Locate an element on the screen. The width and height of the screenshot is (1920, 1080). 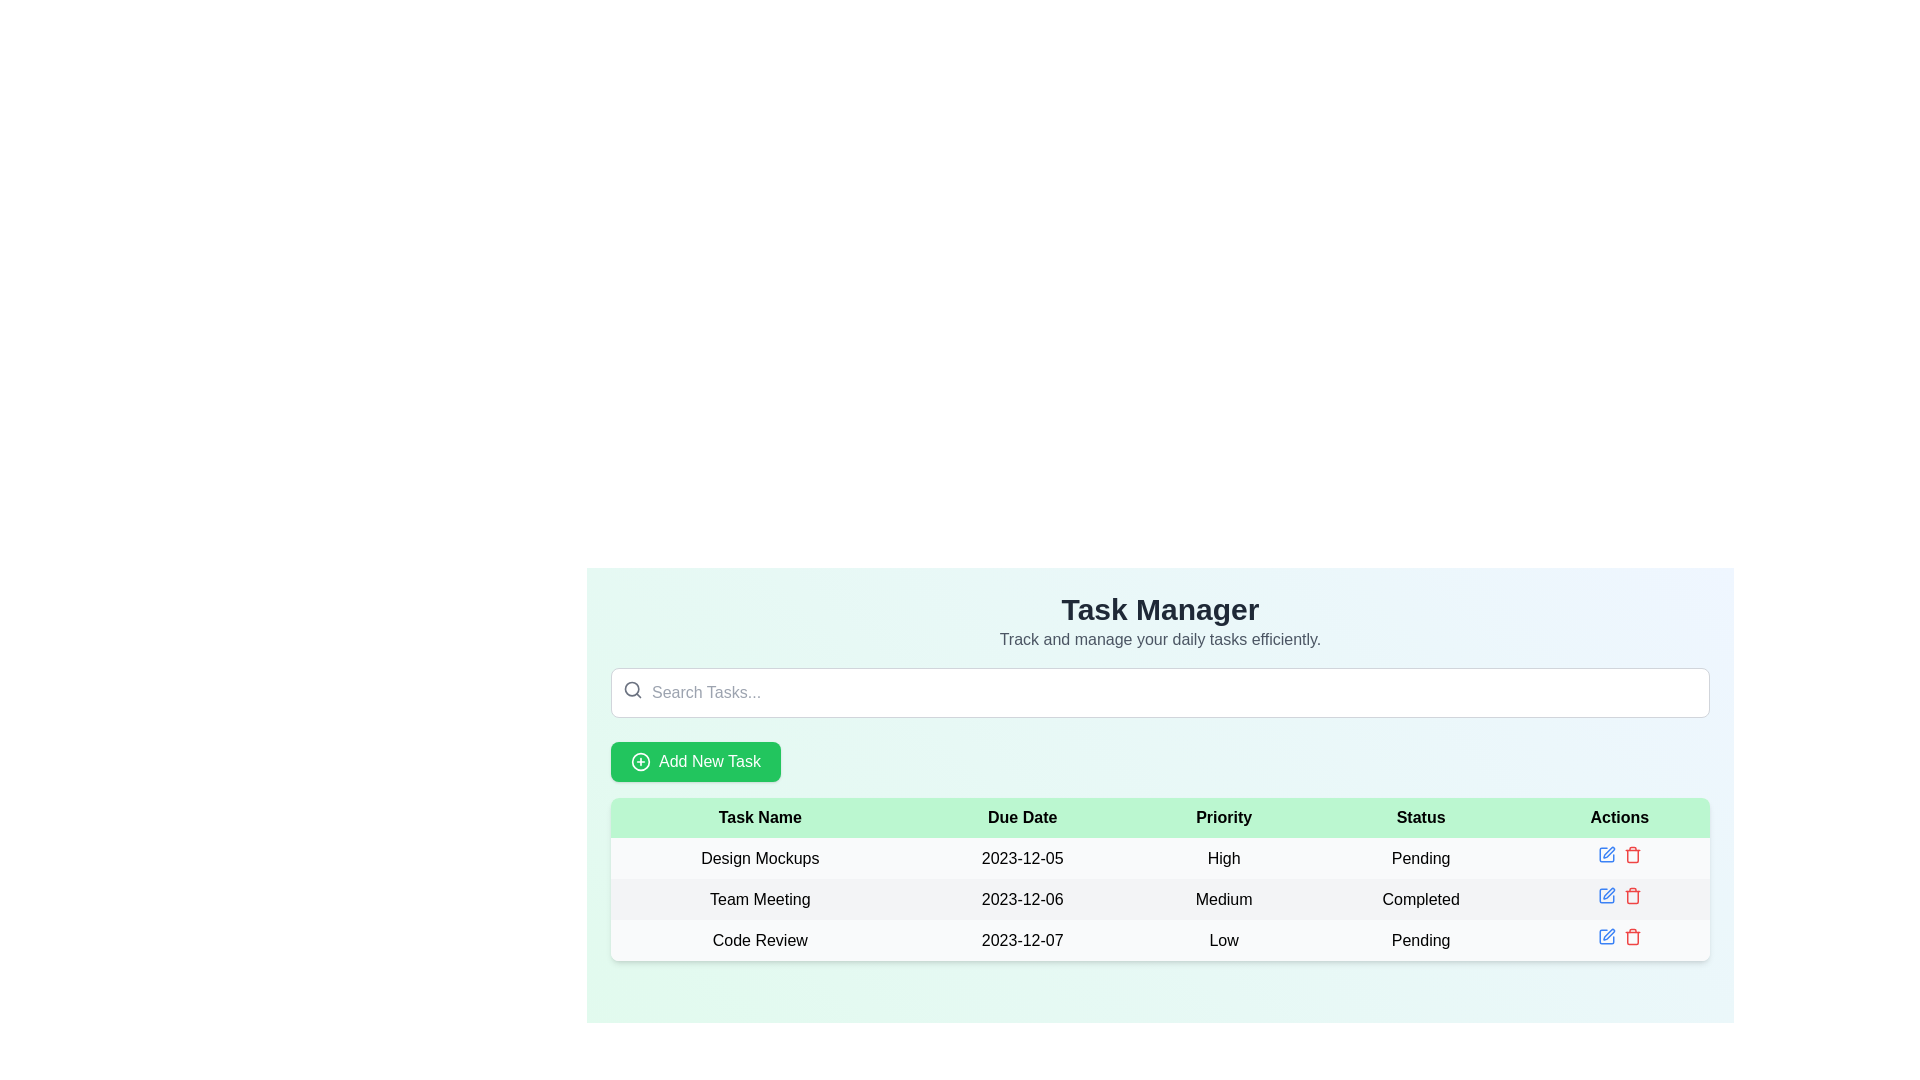
the 'Status' header label in the table, which is the fourth label from the left, positioned between 'Priority' and 'Actions' is located at coordinates (1420, 817).